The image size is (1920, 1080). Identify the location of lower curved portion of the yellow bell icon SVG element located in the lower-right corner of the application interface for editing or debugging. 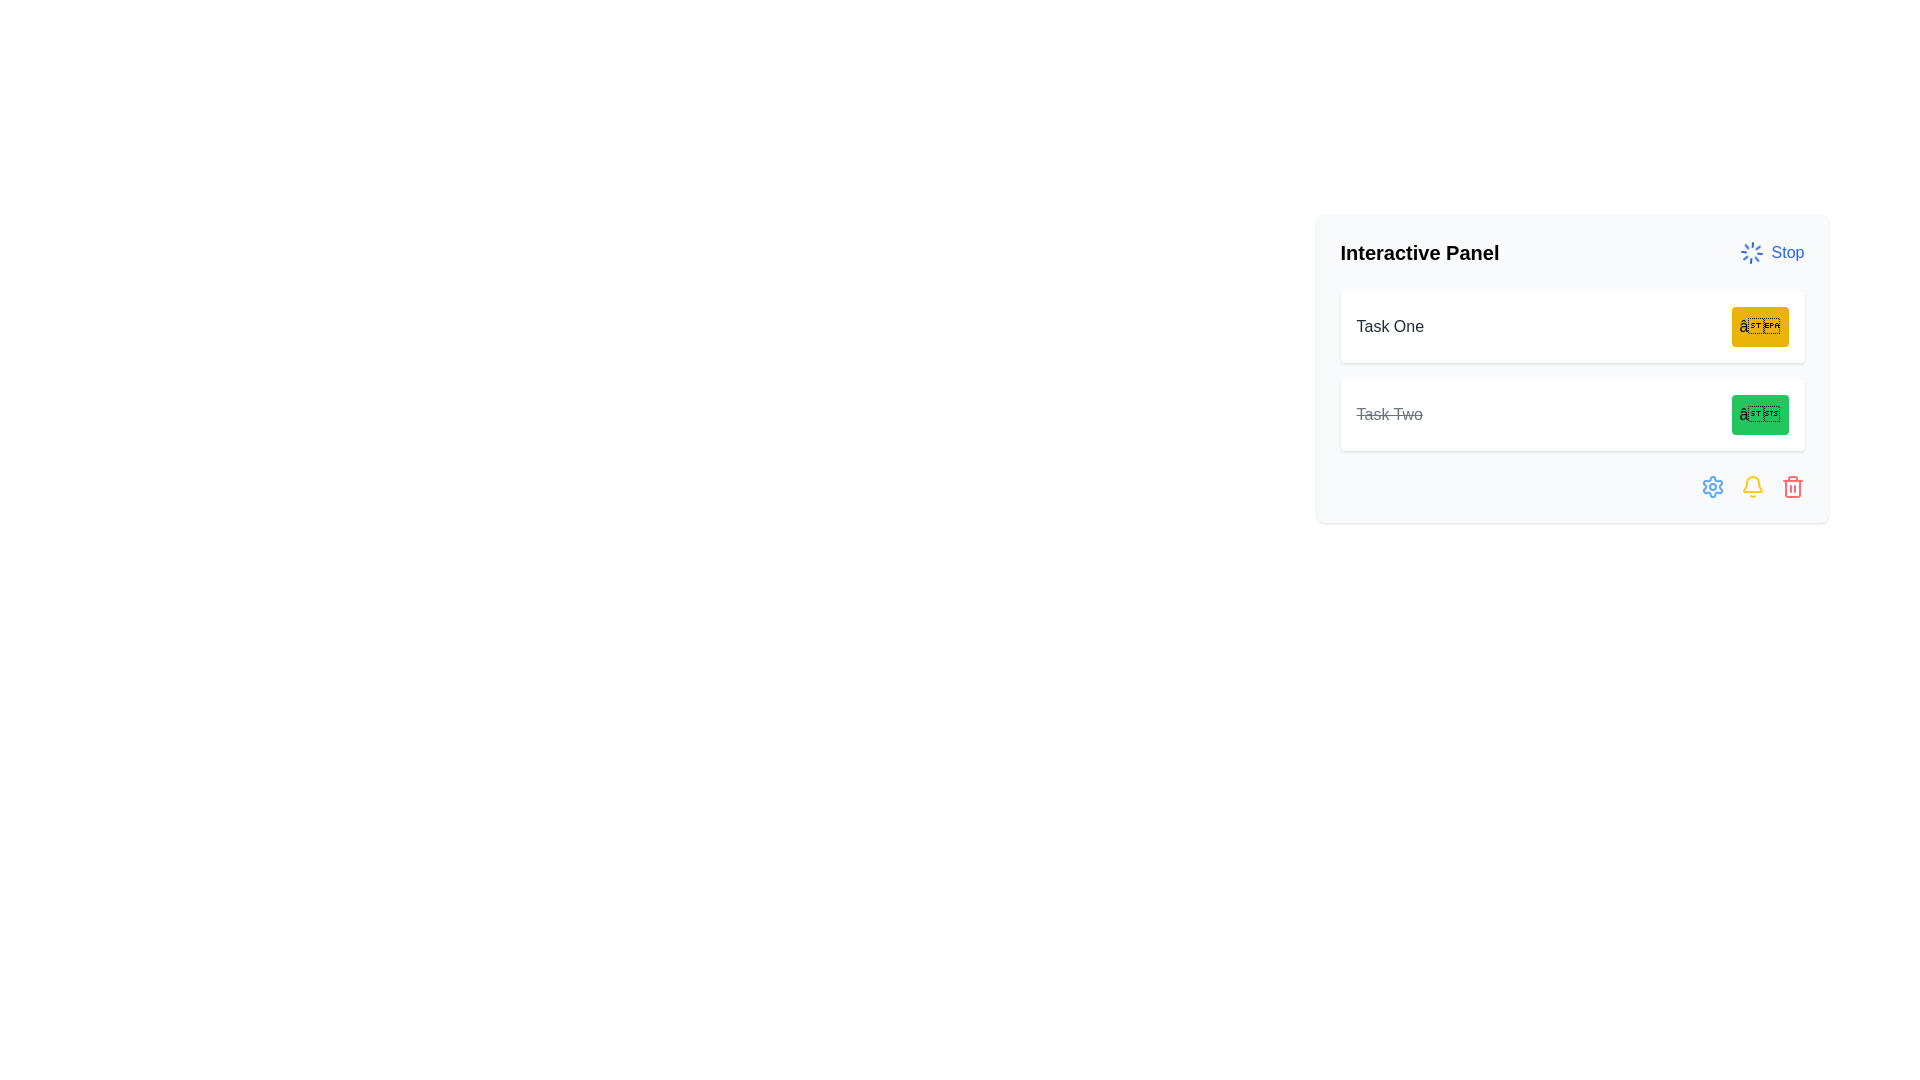
(1751, 484).